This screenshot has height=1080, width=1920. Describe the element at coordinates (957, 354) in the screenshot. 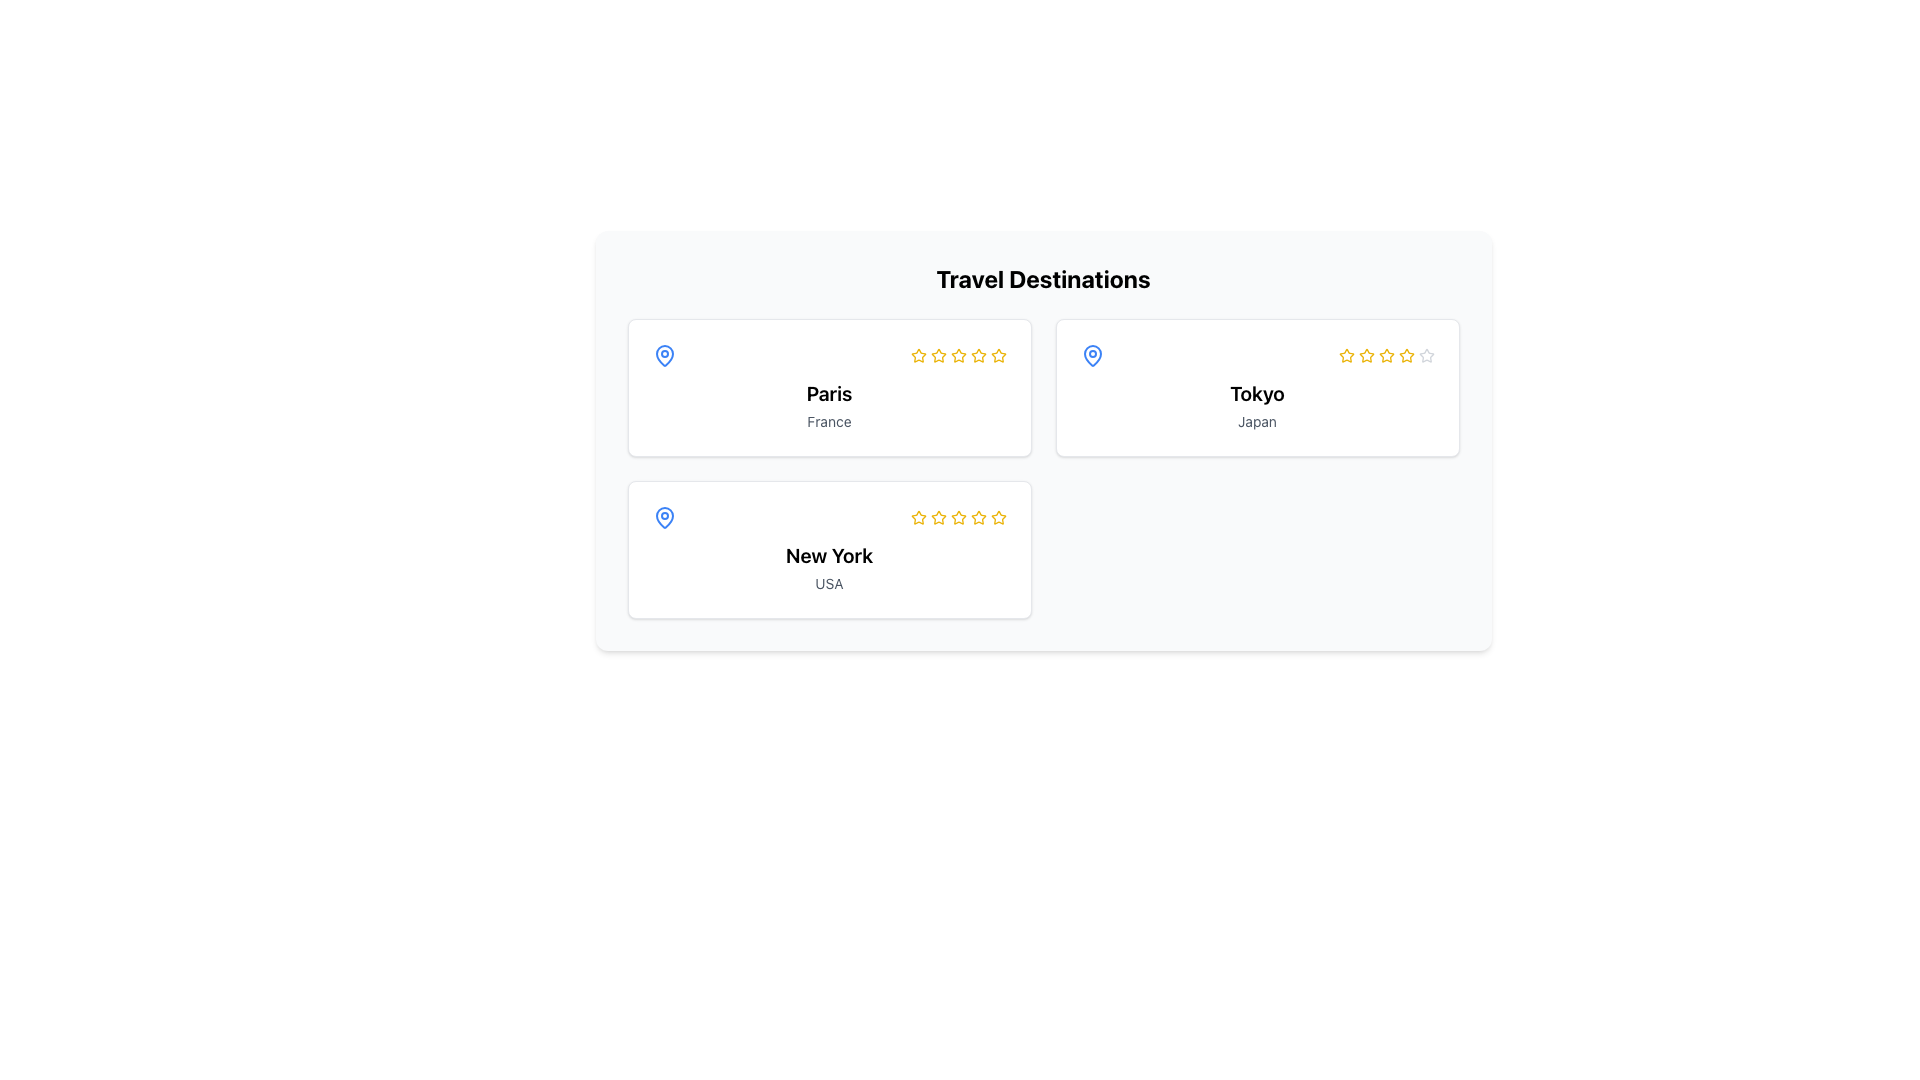

I see `the third star icon in the rating section of the 'Paris, France' destination card` at that location.